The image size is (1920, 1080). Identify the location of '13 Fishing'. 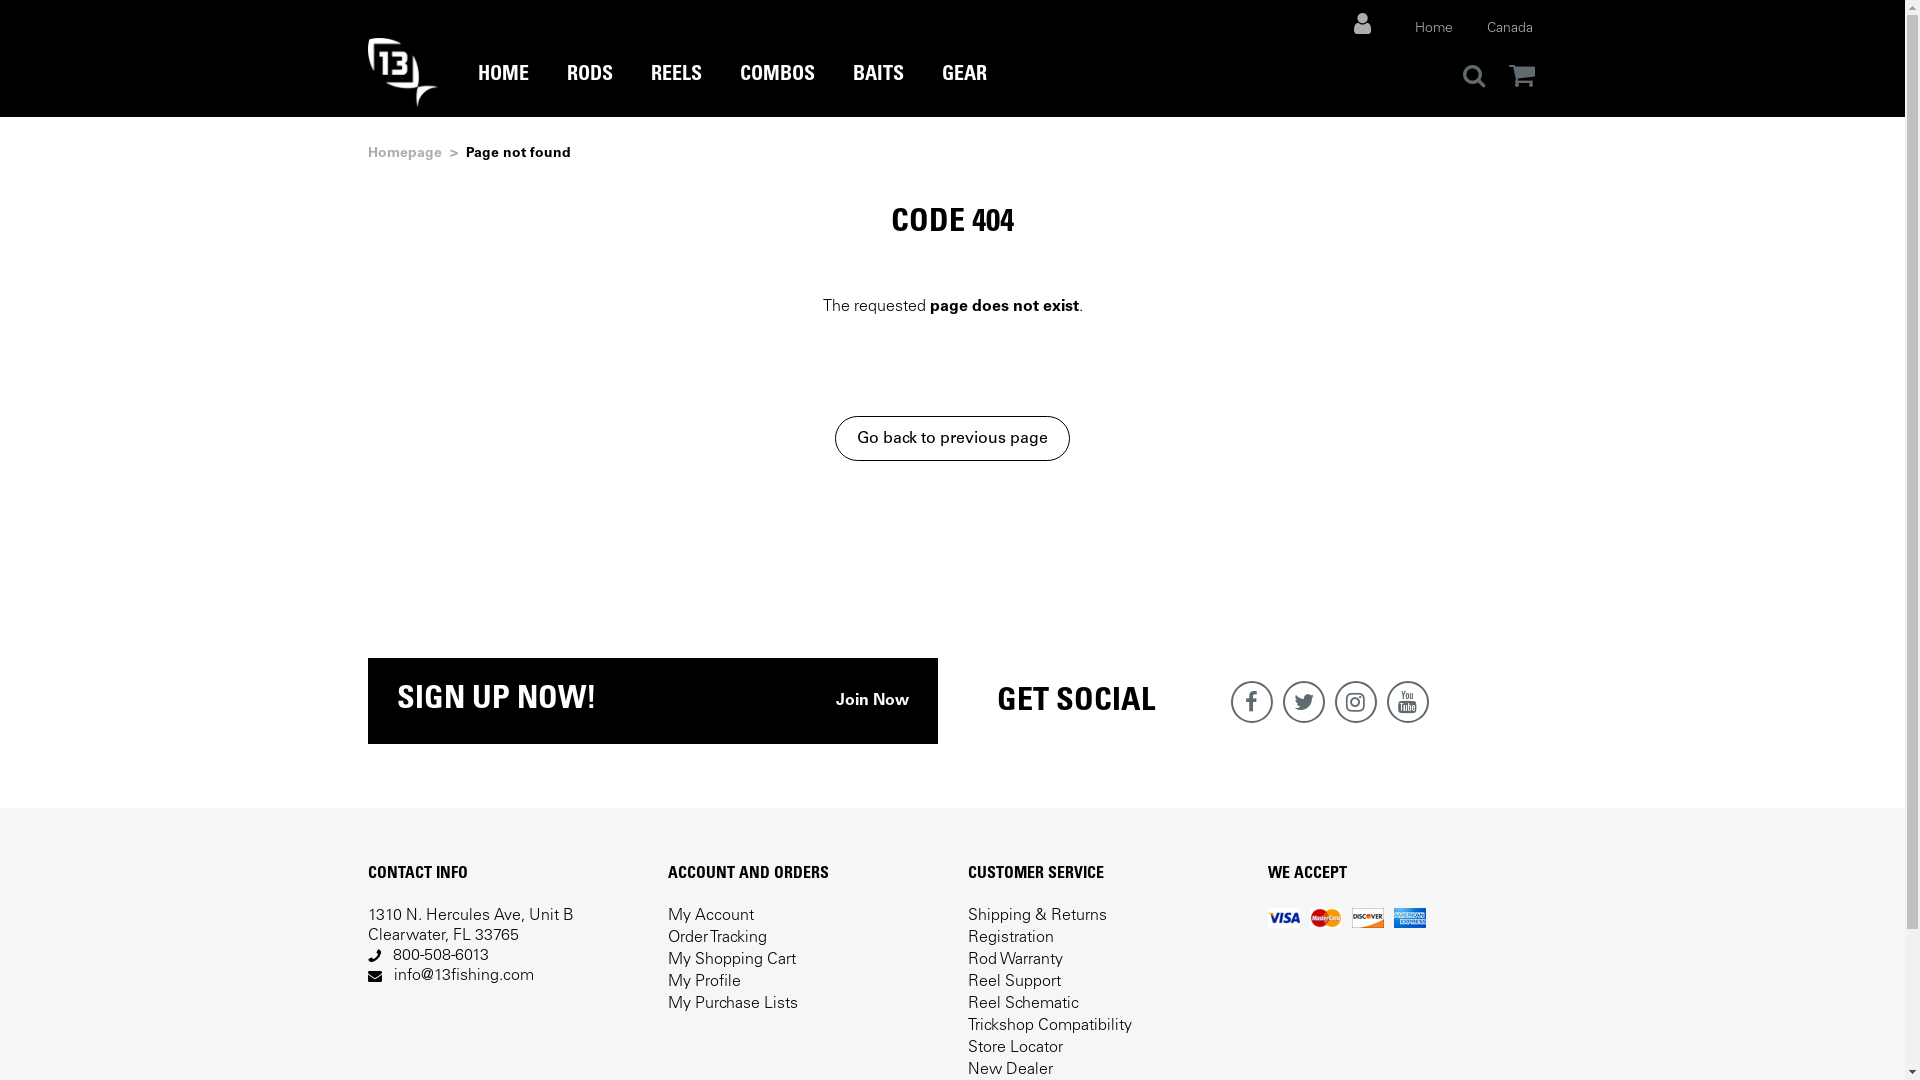
(402, 71).